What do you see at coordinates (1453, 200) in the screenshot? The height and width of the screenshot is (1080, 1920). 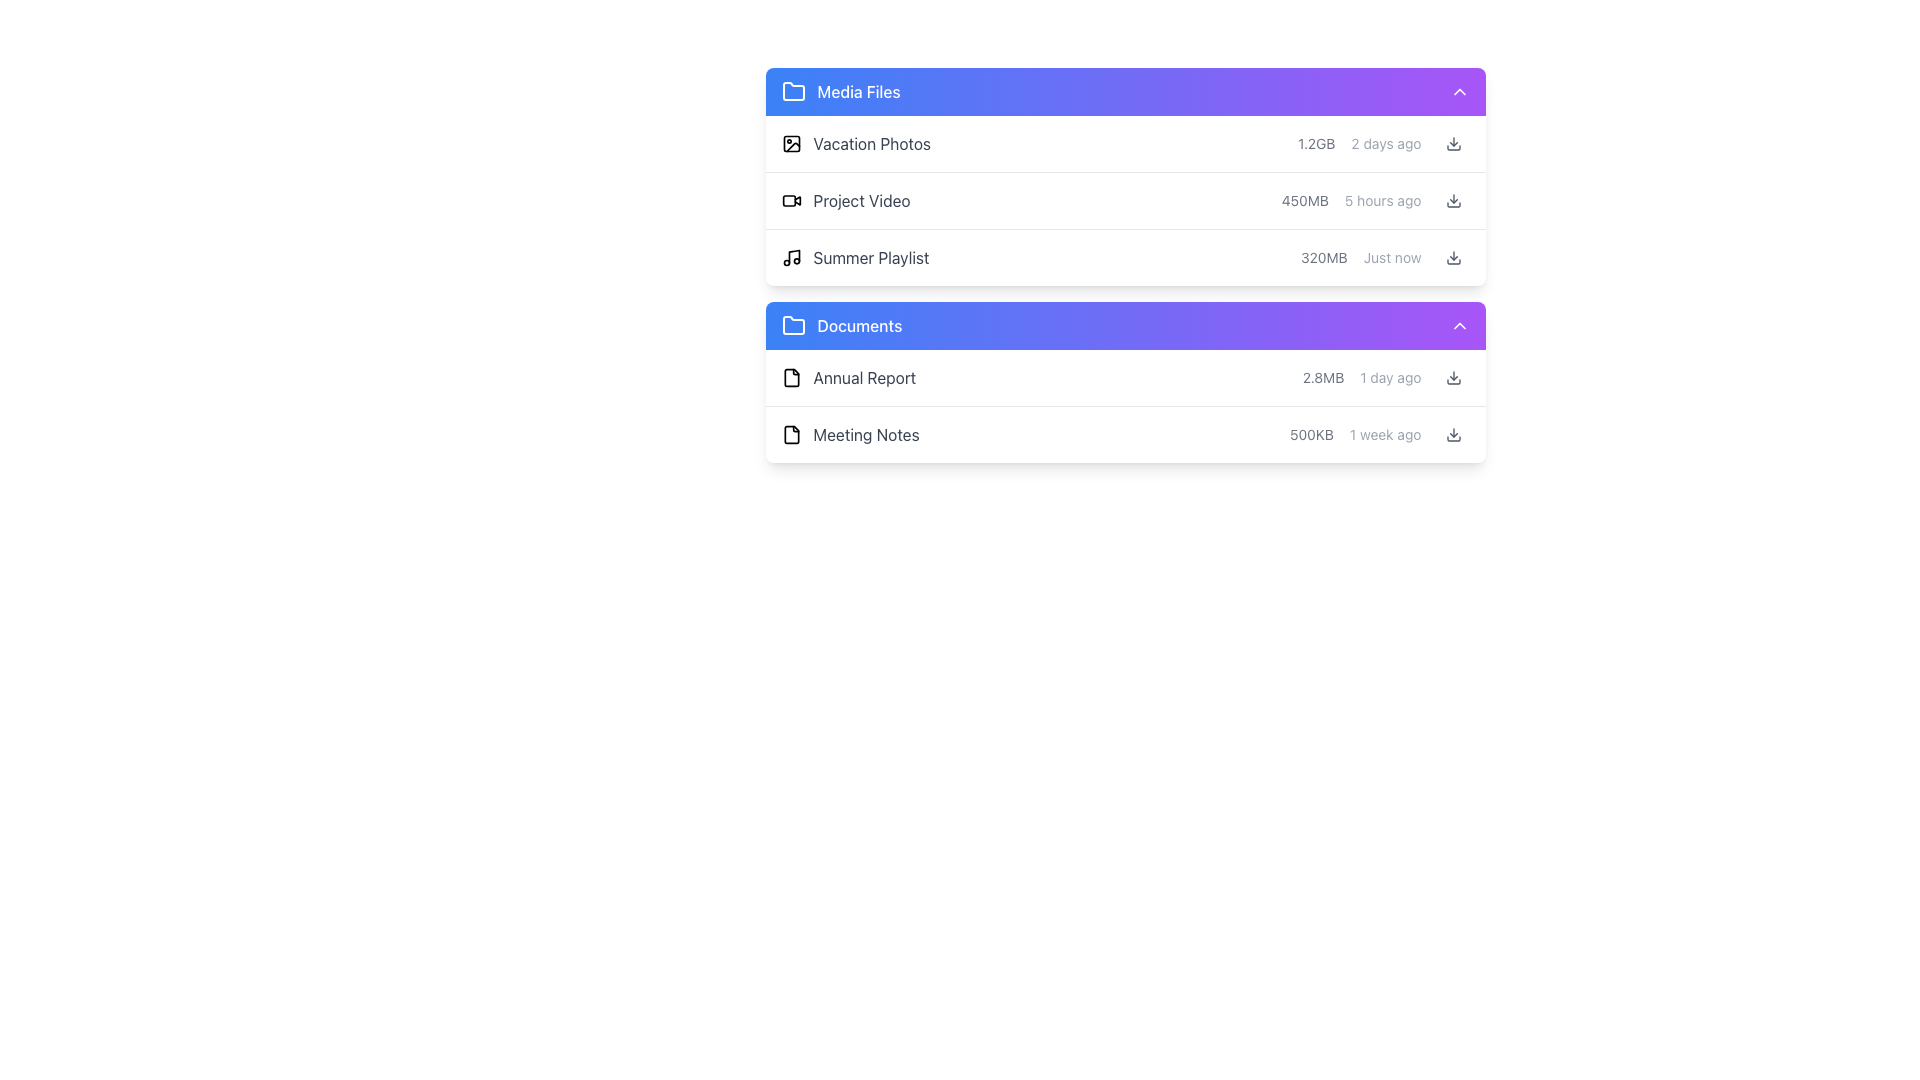 I see `the circular download button located in the 'Media Files' section, positioned beside '450MB' and '5 hours ago' text elements` at bounding box center [1453, 200].